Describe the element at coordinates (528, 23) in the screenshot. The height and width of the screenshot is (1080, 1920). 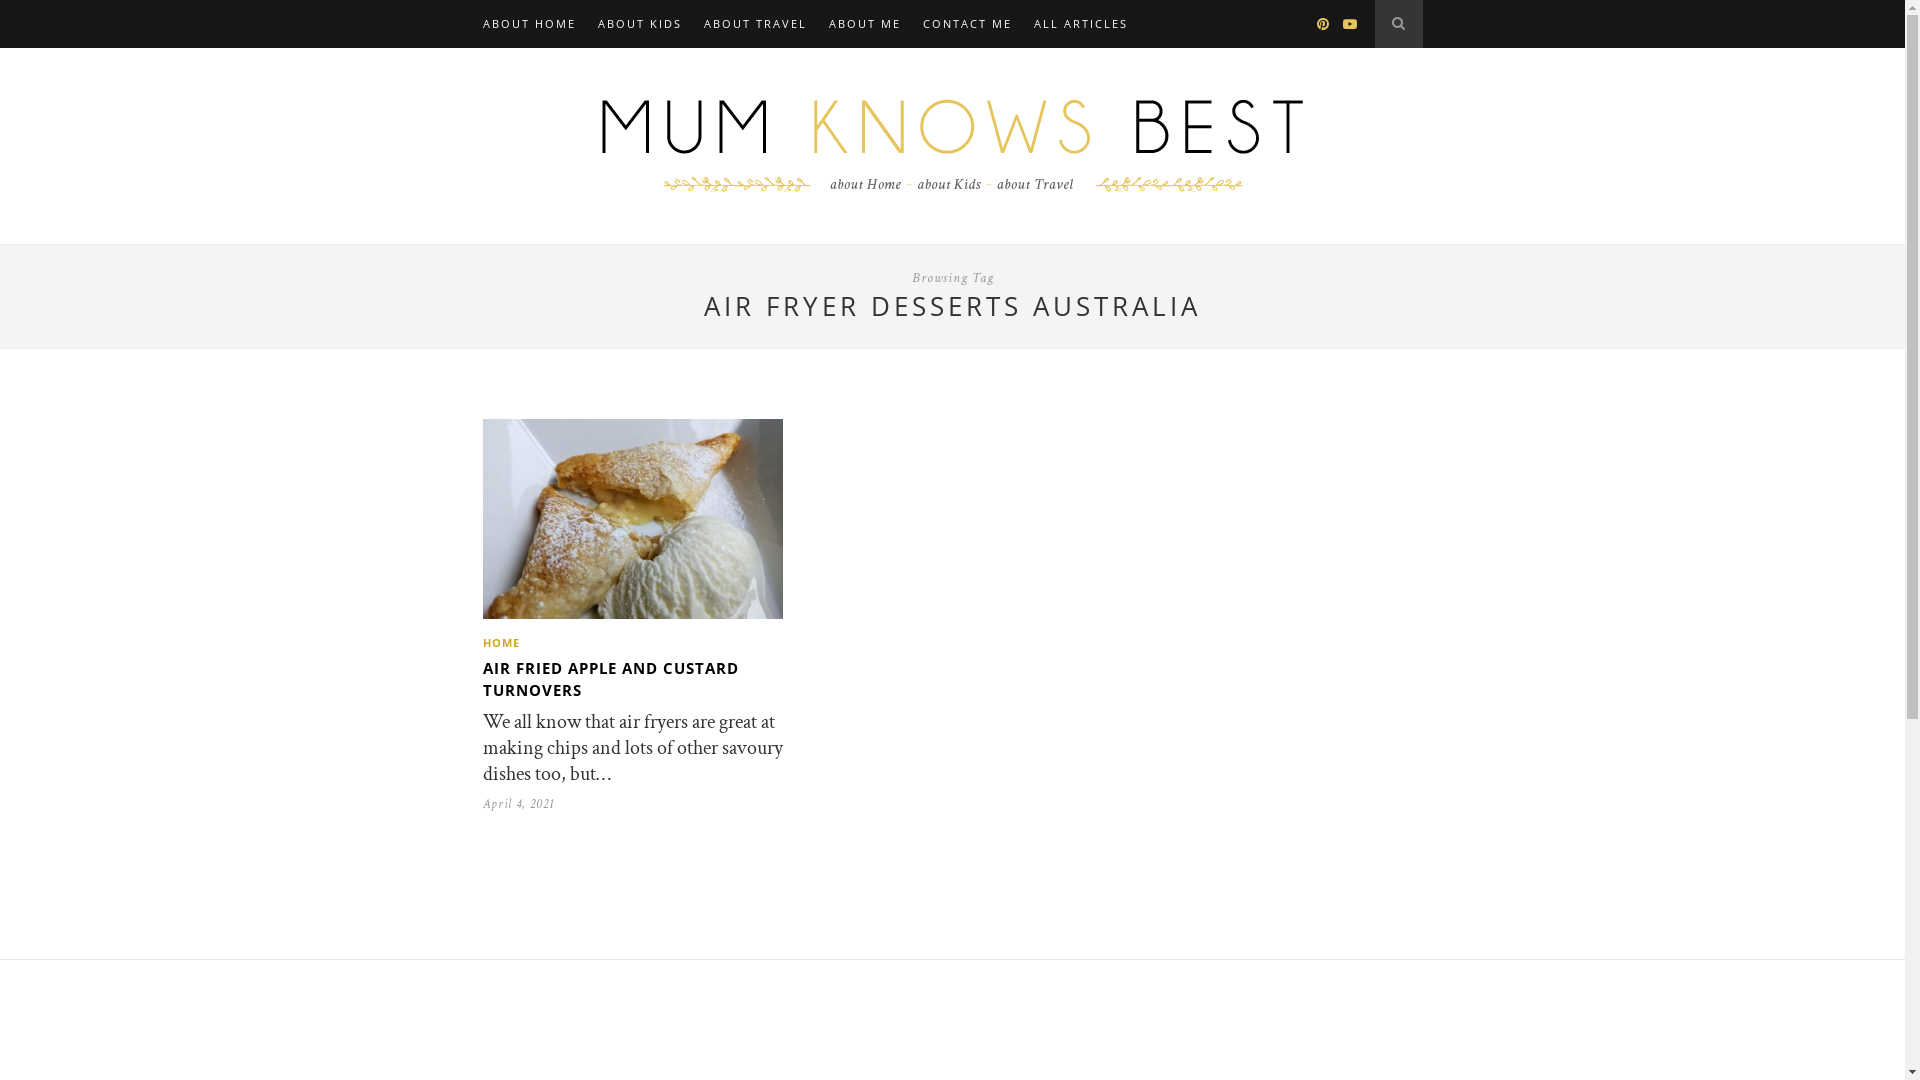
I see `'ABOUT HOME'` at that location.